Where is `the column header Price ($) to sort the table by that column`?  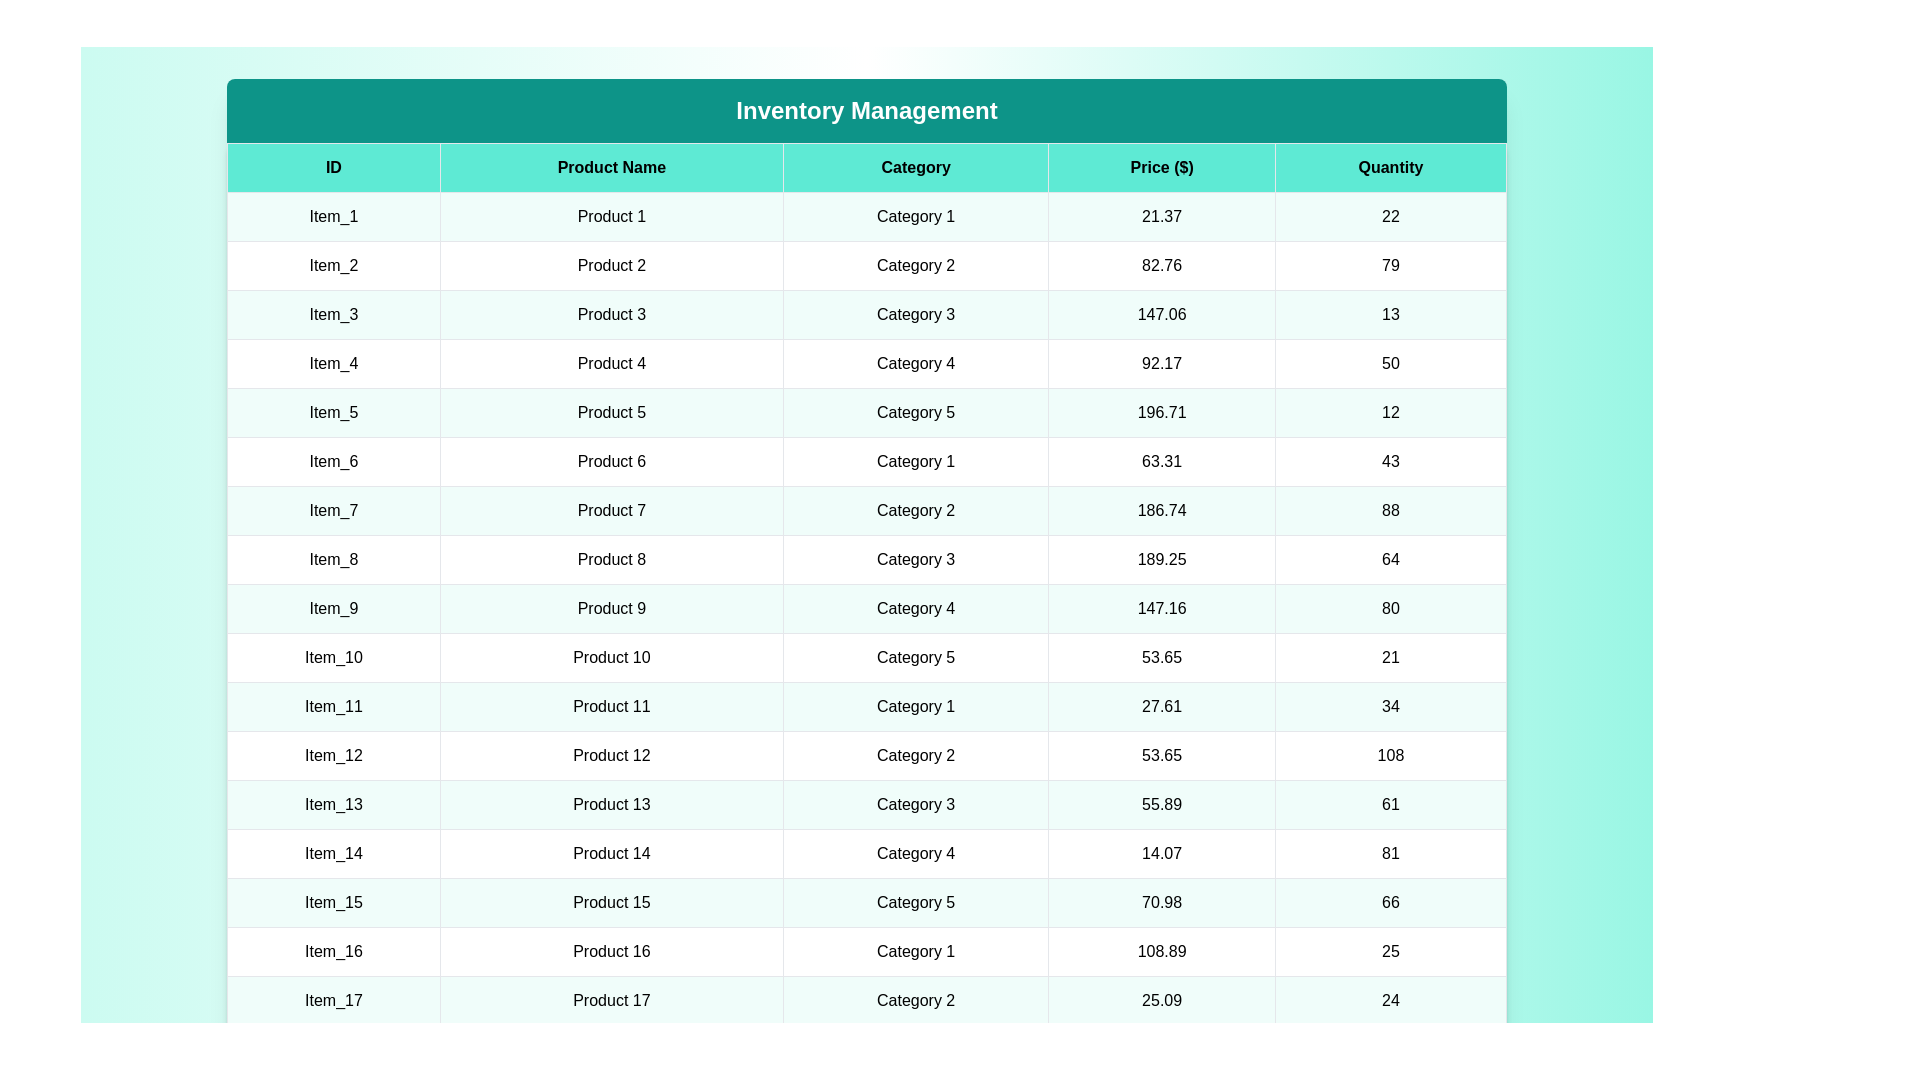
the column header Price ($) to sort the table by that column is located at coordinates (1162, 167).